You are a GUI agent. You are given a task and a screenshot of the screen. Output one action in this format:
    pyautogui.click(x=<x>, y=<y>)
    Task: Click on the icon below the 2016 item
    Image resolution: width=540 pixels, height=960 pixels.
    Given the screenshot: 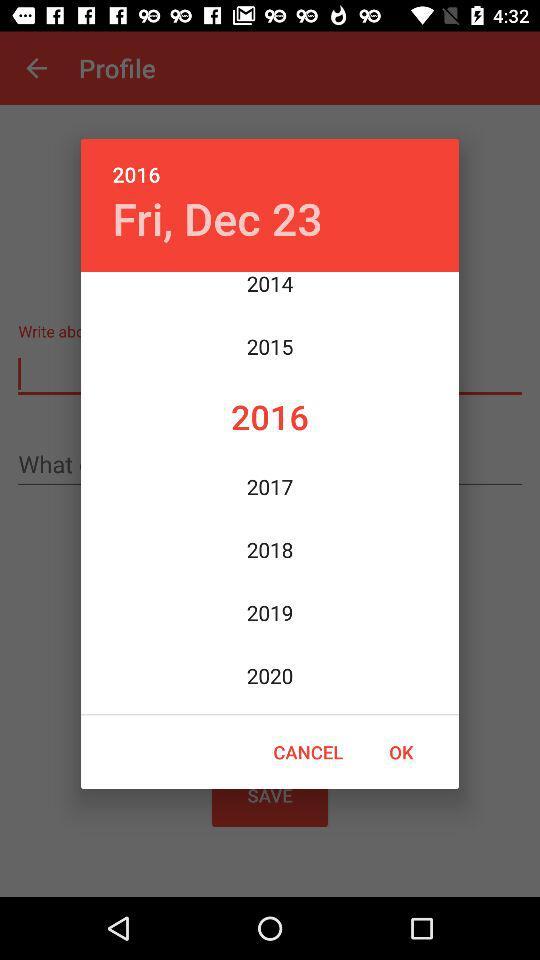 What is the action you would take?
    pyautogui.click(x=216, y=218)
    